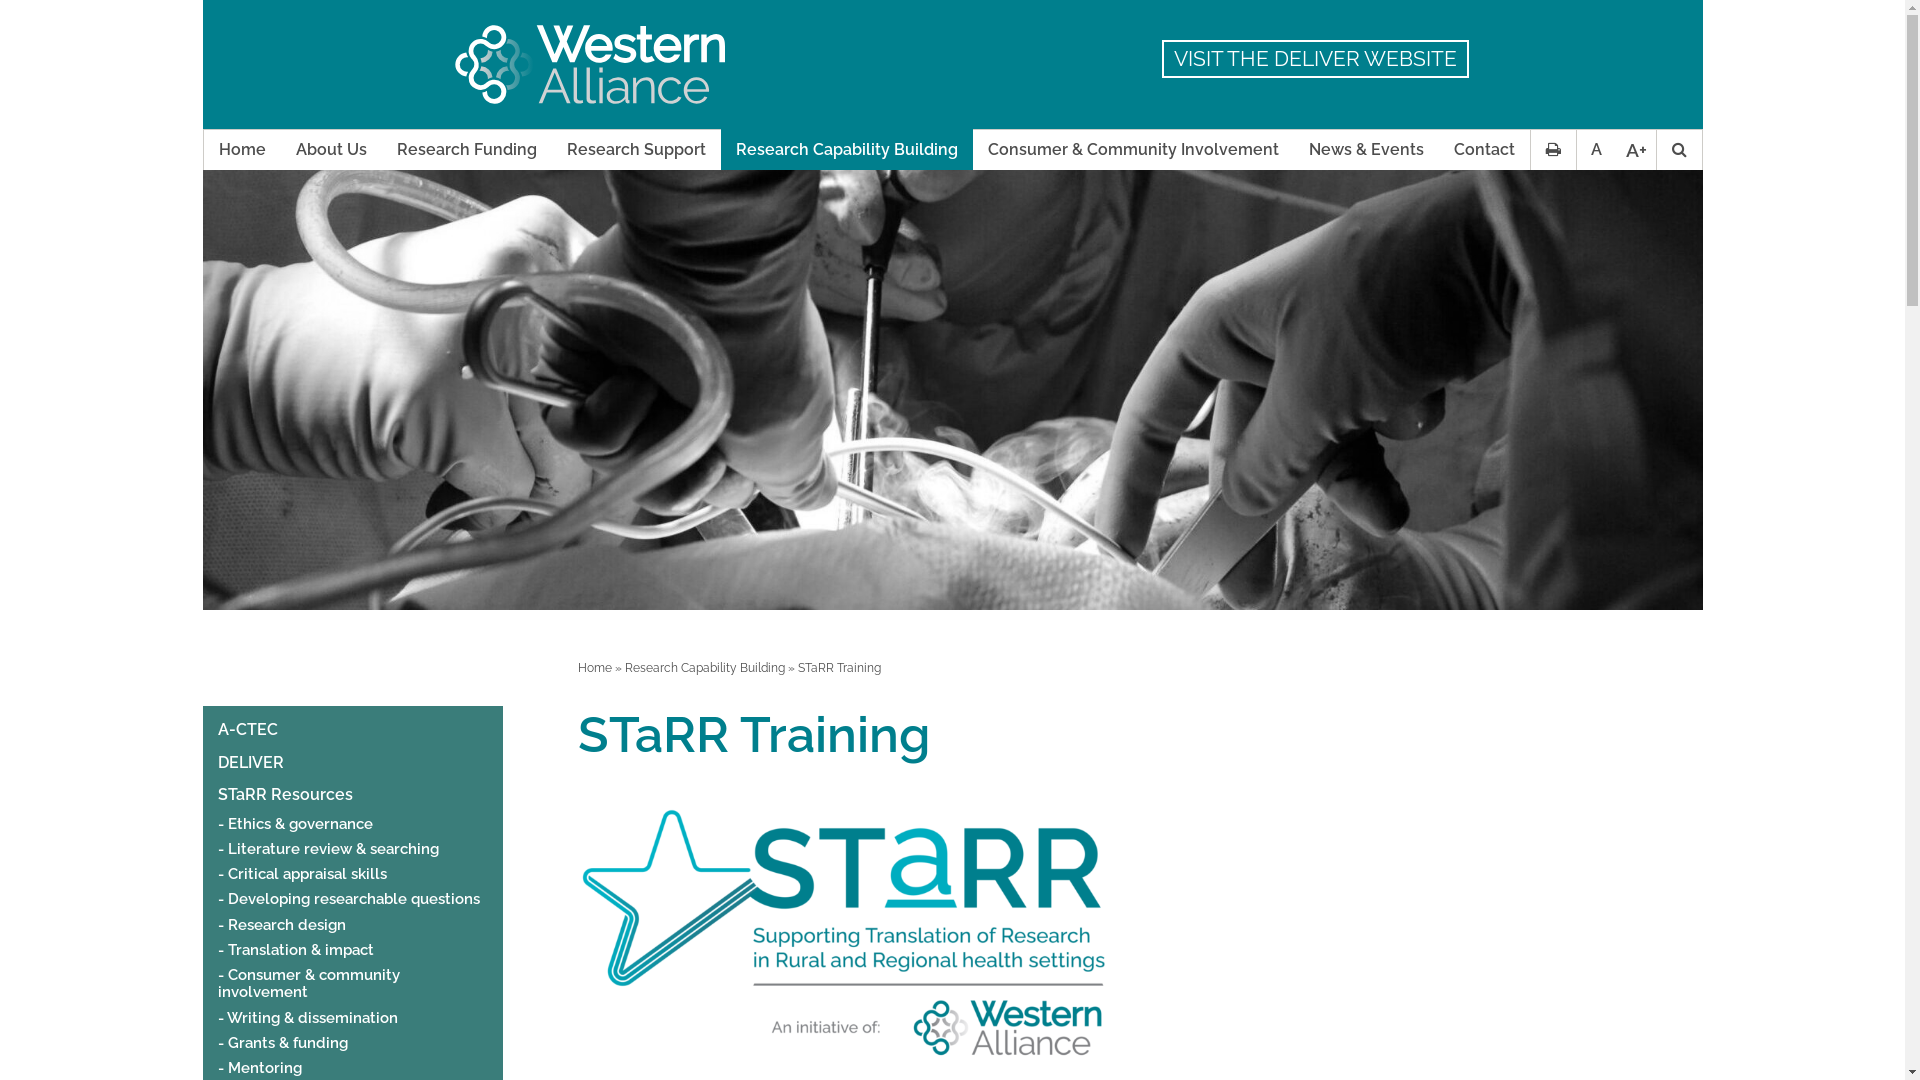  I want to click on 'Writing & dissemination', so click(217, 1018).